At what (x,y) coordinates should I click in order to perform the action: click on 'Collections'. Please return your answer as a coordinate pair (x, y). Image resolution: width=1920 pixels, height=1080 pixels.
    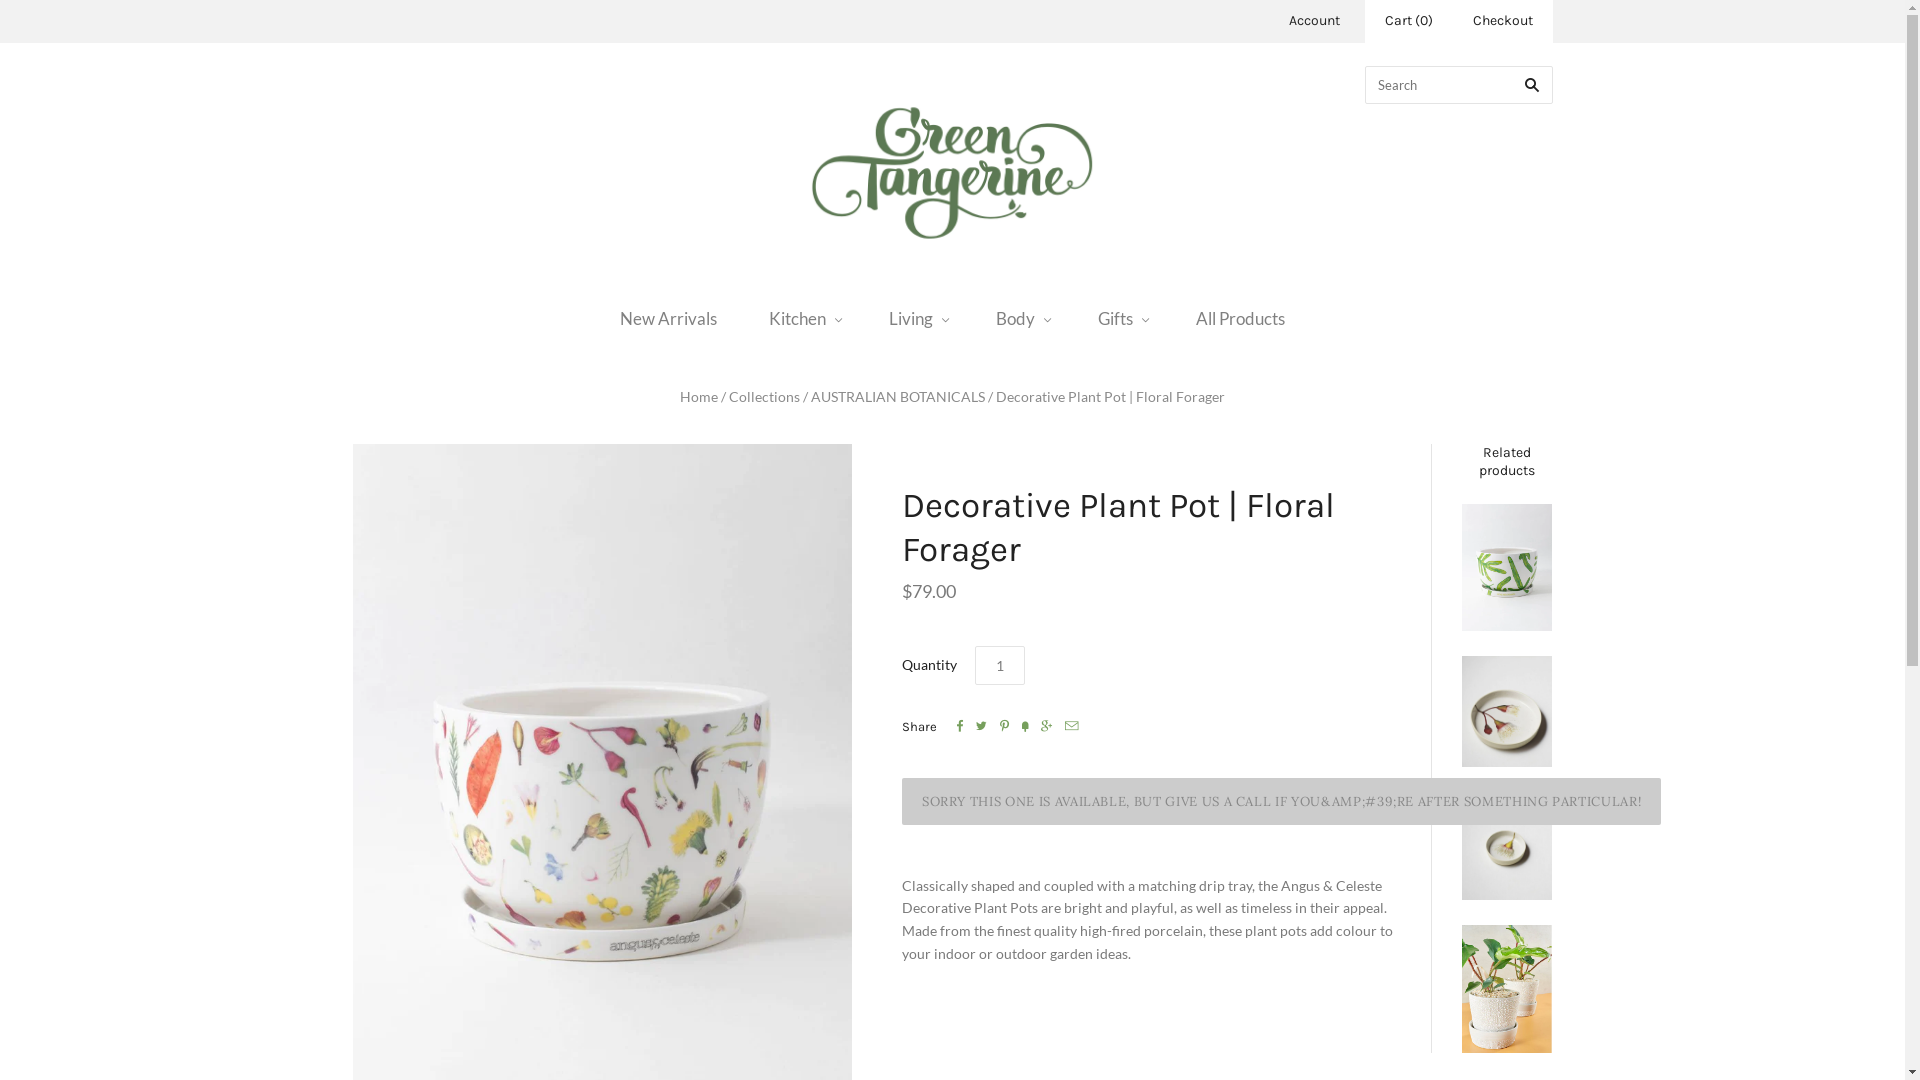
    Looking at the image, I should click on (763, 396).